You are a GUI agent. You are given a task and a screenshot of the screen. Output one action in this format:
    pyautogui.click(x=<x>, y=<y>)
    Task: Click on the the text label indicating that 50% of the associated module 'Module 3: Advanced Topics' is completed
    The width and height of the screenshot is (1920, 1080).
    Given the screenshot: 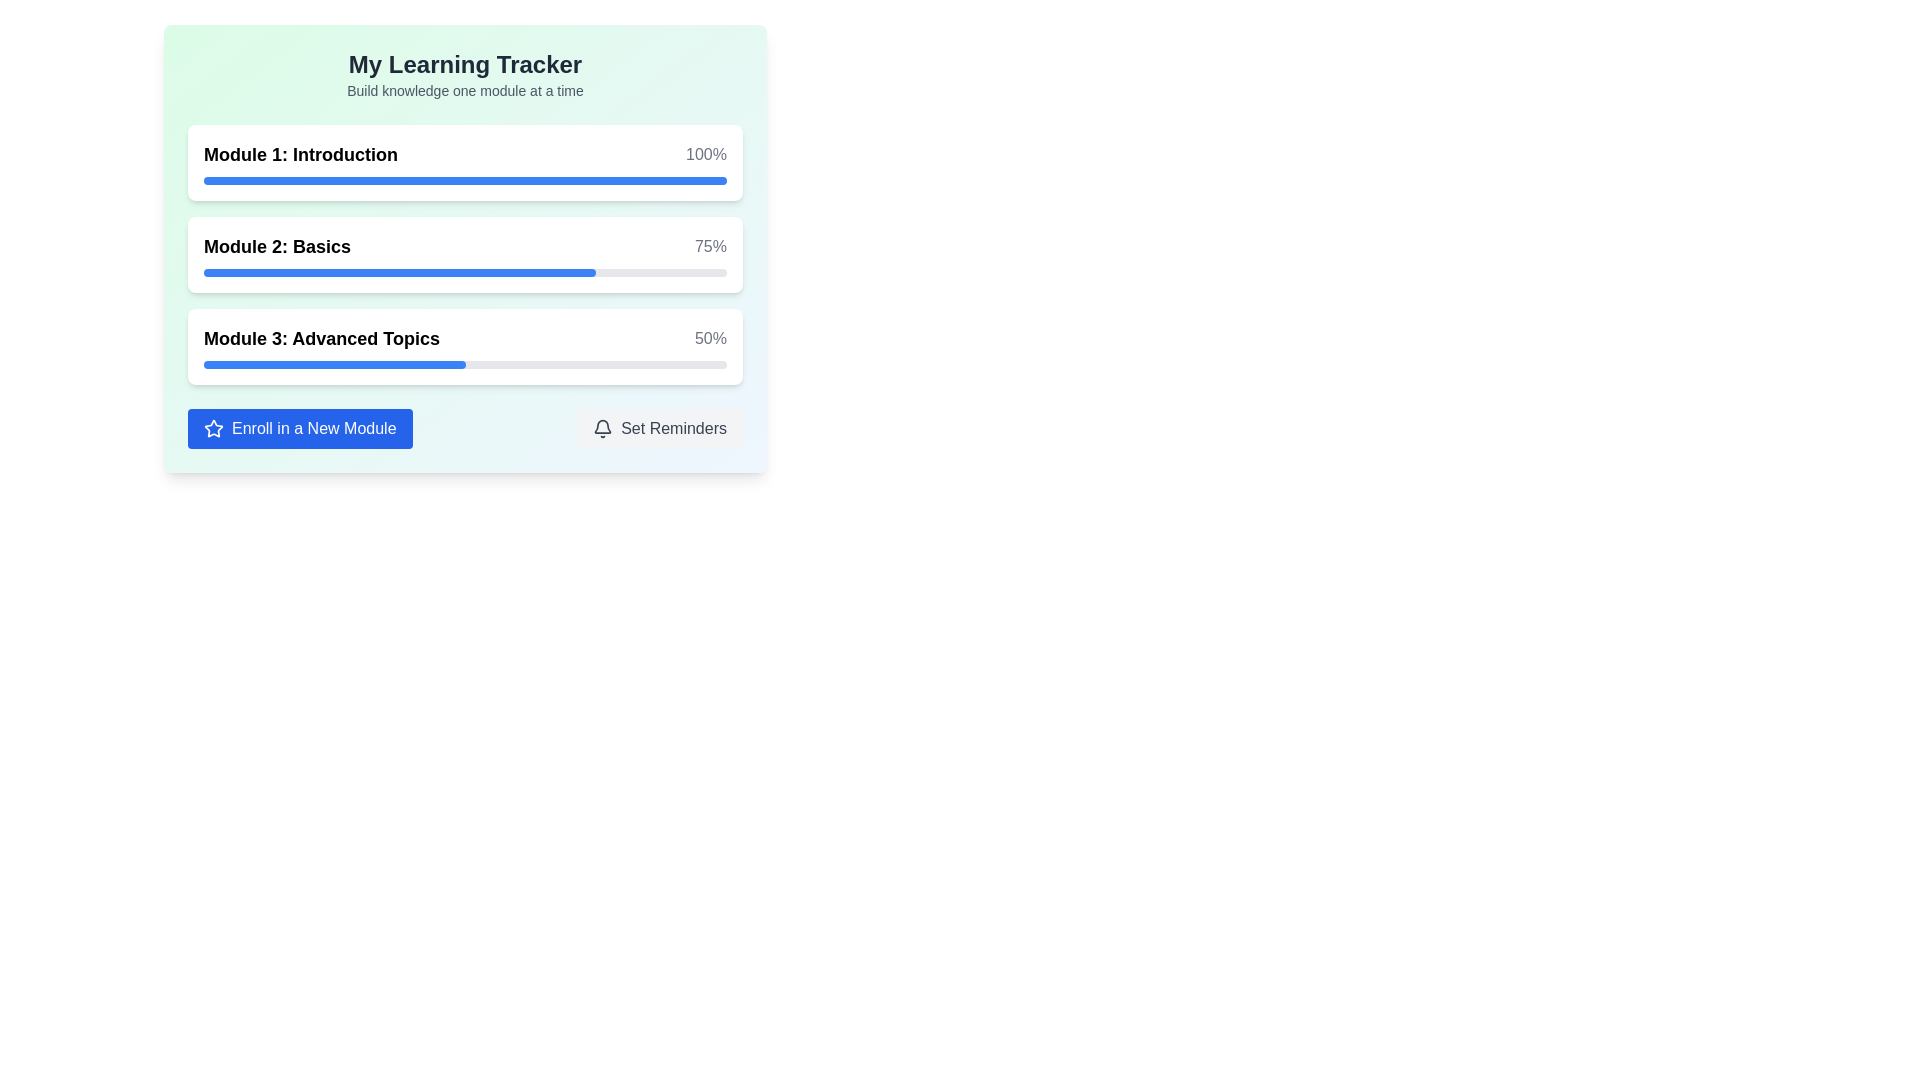 What is the action you would take?
    pyautogui.click(x=710, y=338)
    